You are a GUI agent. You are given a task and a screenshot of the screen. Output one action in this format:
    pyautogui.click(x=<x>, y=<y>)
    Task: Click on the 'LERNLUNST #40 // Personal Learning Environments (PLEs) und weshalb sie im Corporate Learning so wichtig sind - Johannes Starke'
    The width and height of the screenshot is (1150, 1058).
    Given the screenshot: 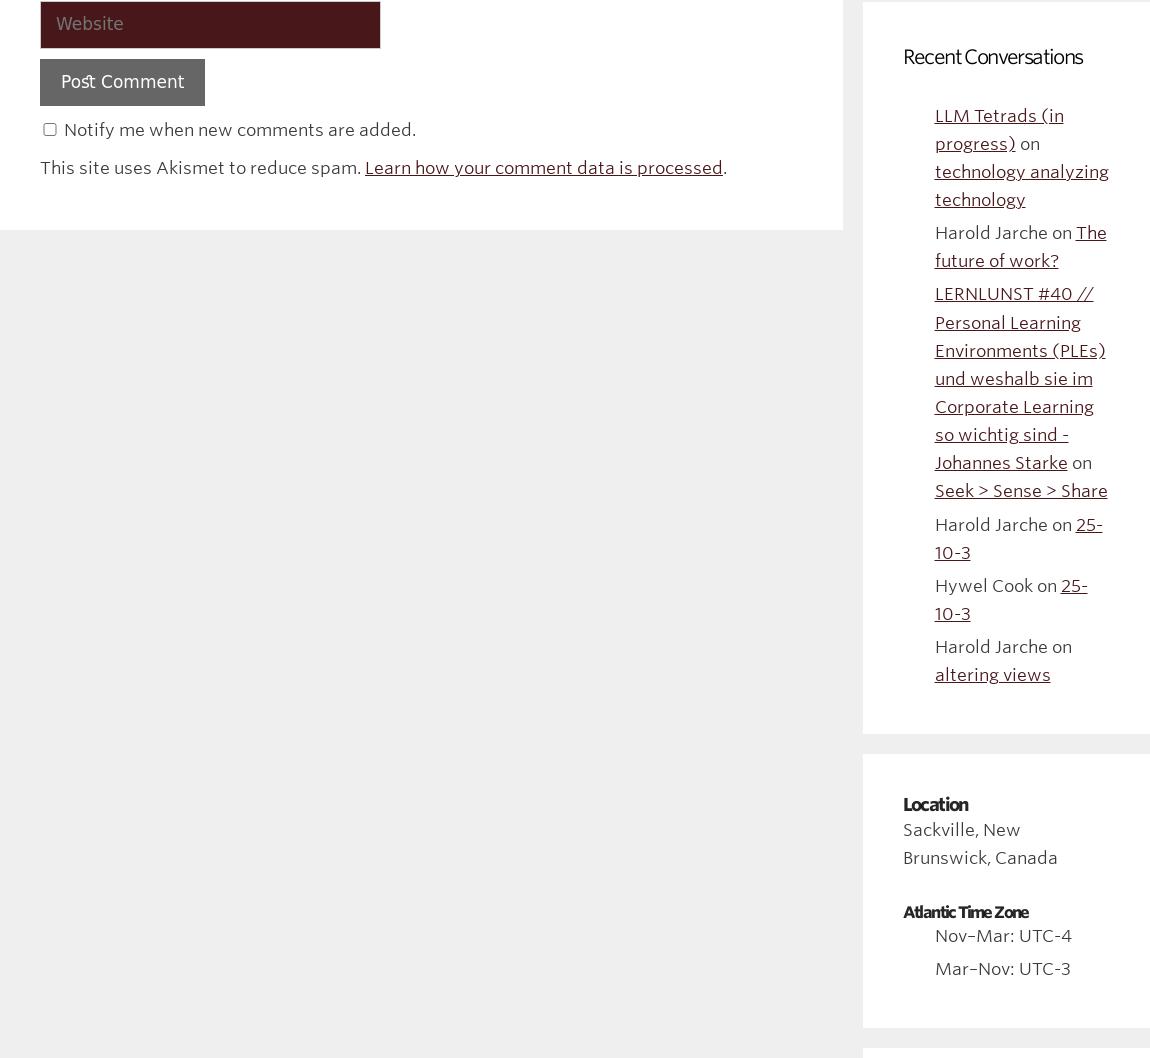 What is the action you would take?
    pyautogui.click(x=934, y=378)
    